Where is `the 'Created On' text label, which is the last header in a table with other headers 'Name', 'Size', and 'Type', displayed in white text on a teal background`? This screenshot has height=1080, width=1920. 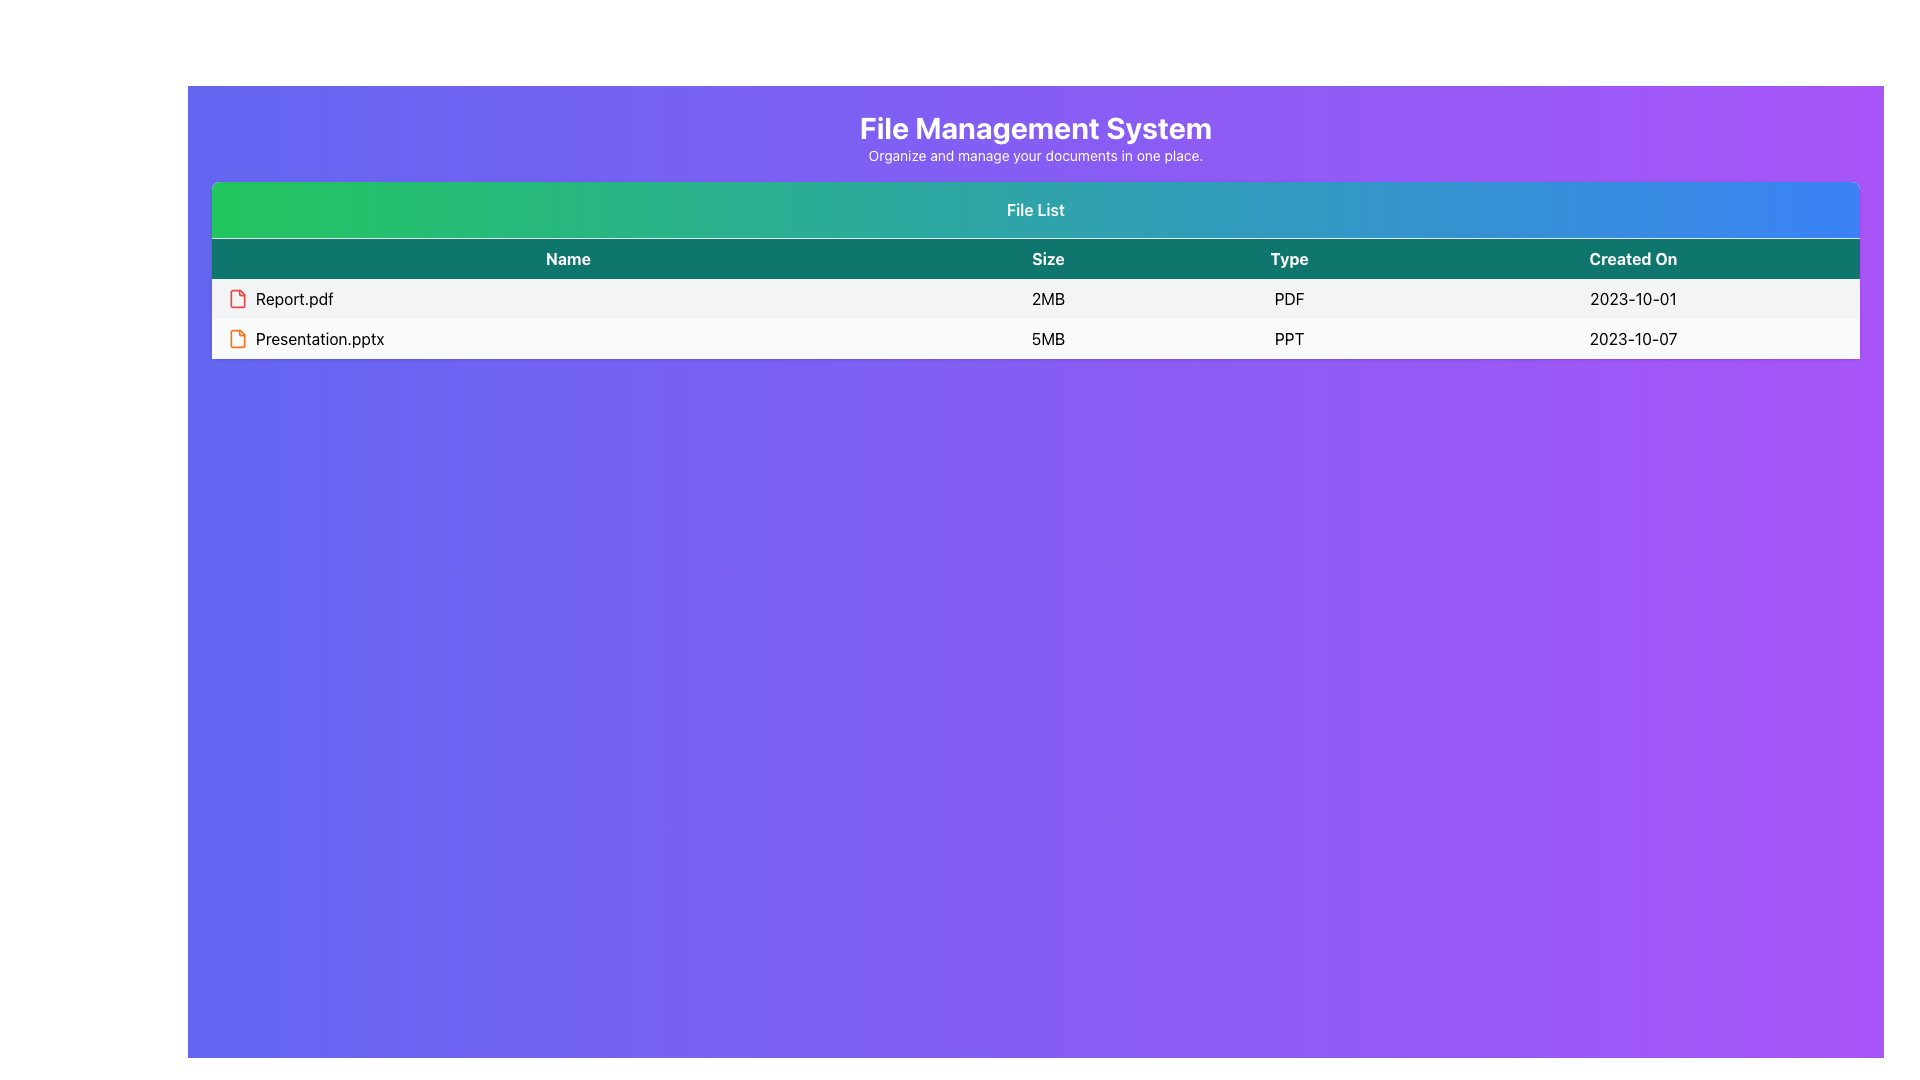
the 'Created On' text label, which is the last header in a table with other headers 'Name', 'Size', and 'Type', displayed in white text on a teal background is located at coordinates (1633, 257).